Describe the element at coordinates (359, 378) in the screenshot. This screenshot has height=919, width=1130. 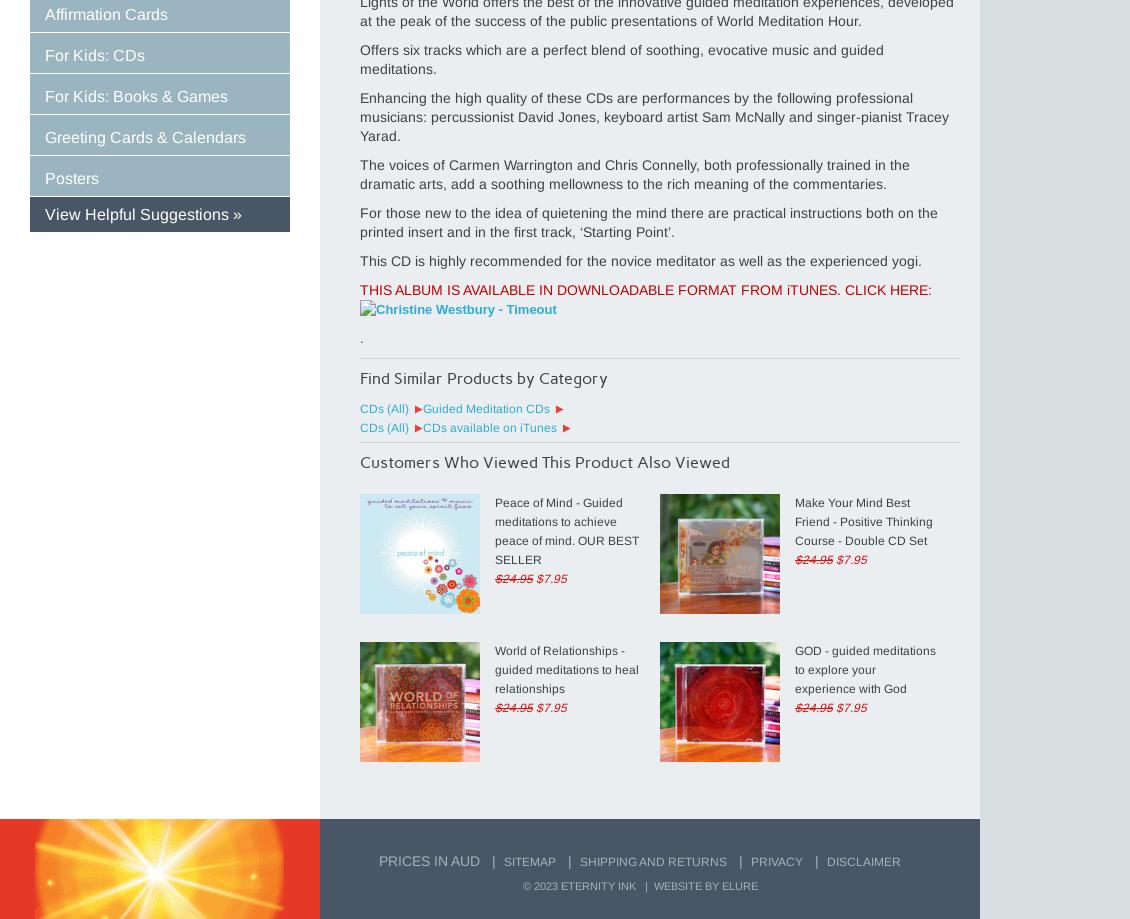
I see `'Find Similar Products by Category'` at that location.